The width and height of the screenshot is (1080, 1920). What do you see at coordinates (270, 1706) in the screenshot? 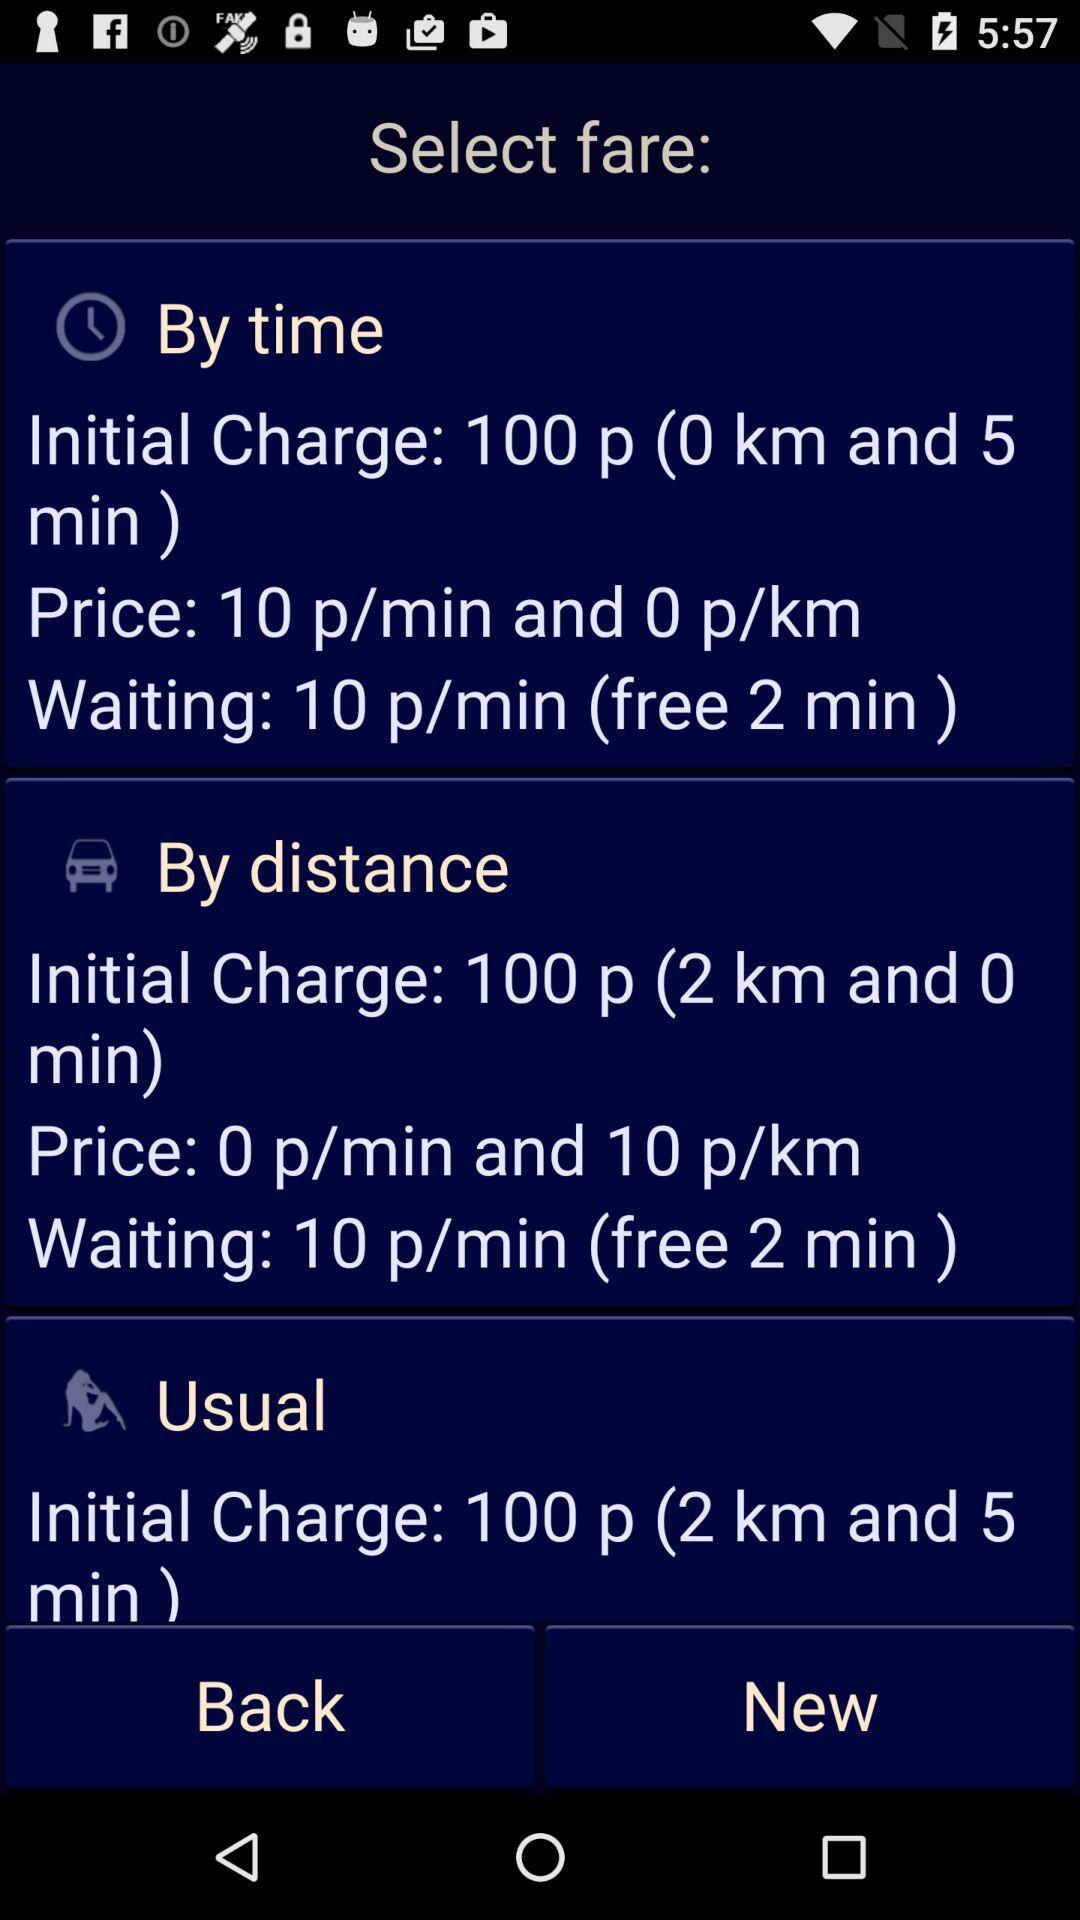
I see `app to the left of the new icon` at bounding box center [270, 1706].